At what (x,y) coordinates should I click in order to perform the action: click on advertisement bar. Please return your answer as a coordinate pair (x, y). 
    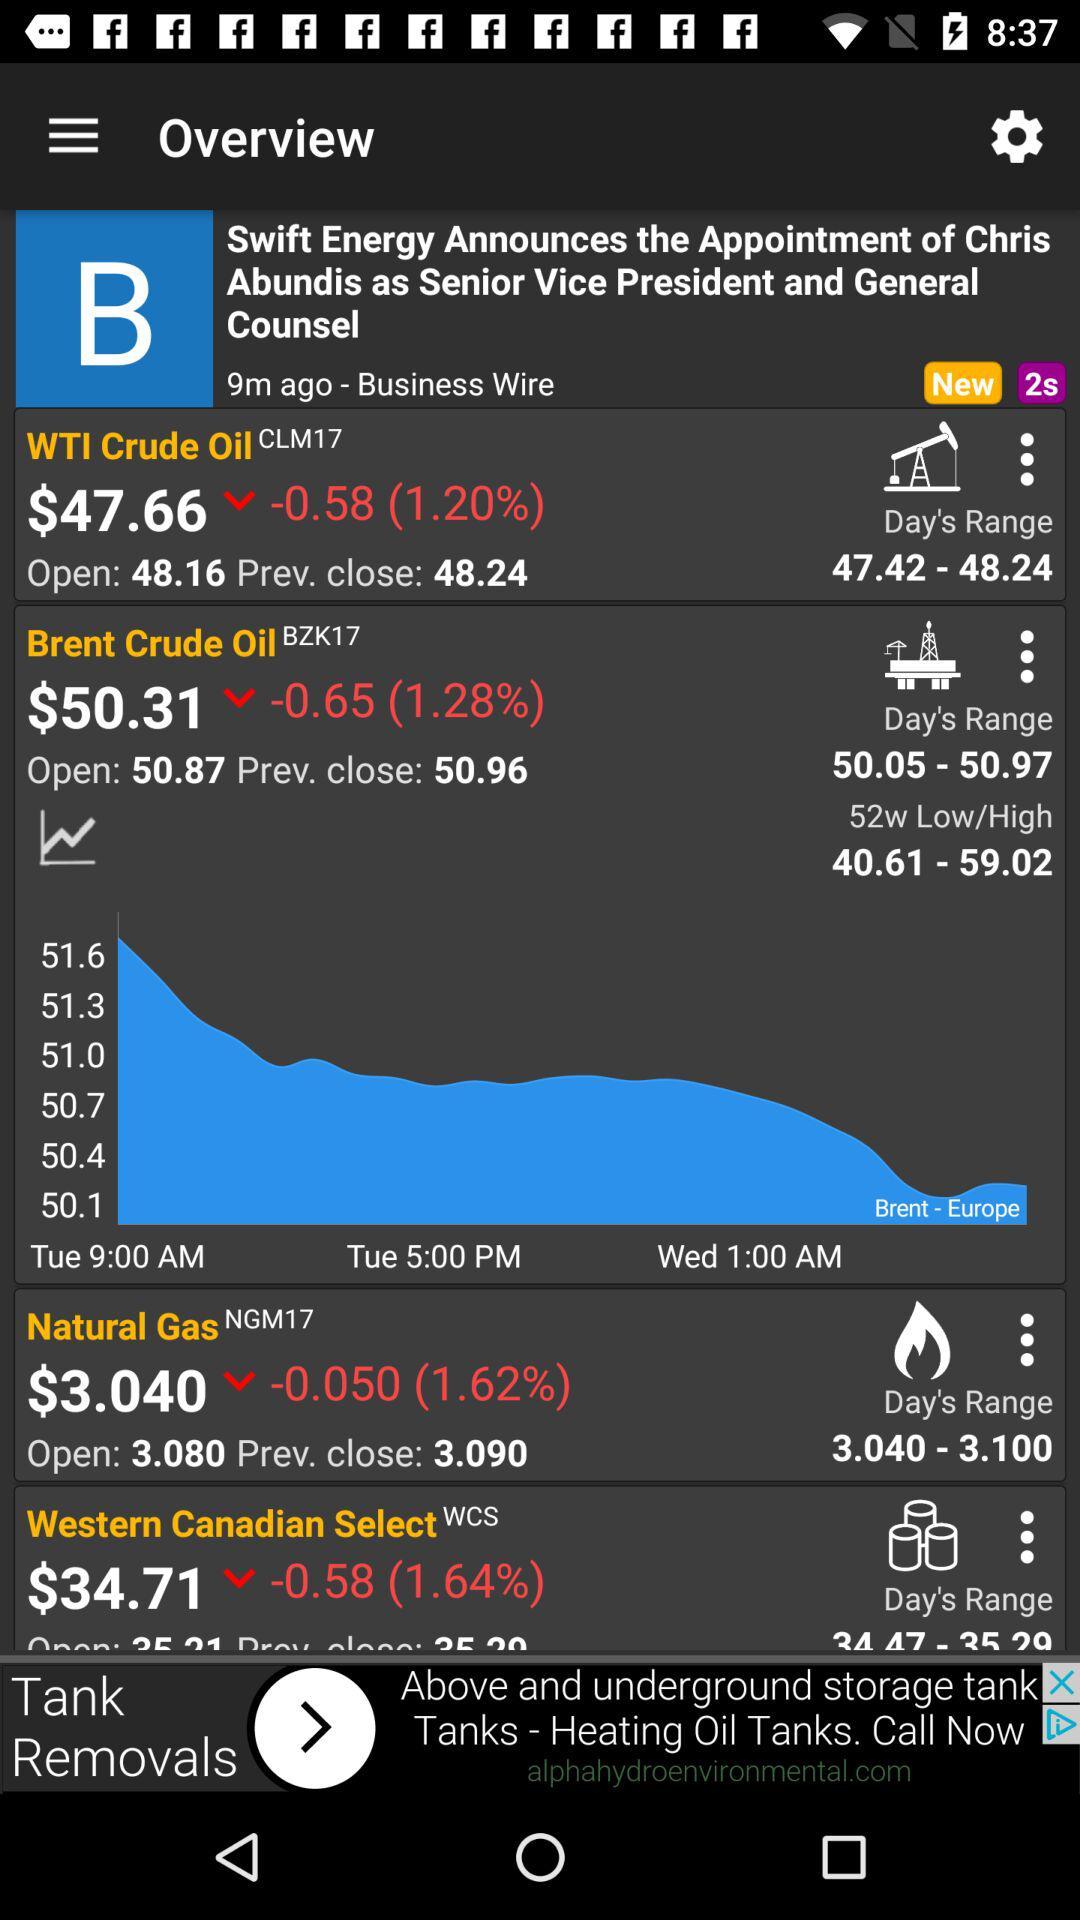
    Looking at the image, I should click on (540, 1727).